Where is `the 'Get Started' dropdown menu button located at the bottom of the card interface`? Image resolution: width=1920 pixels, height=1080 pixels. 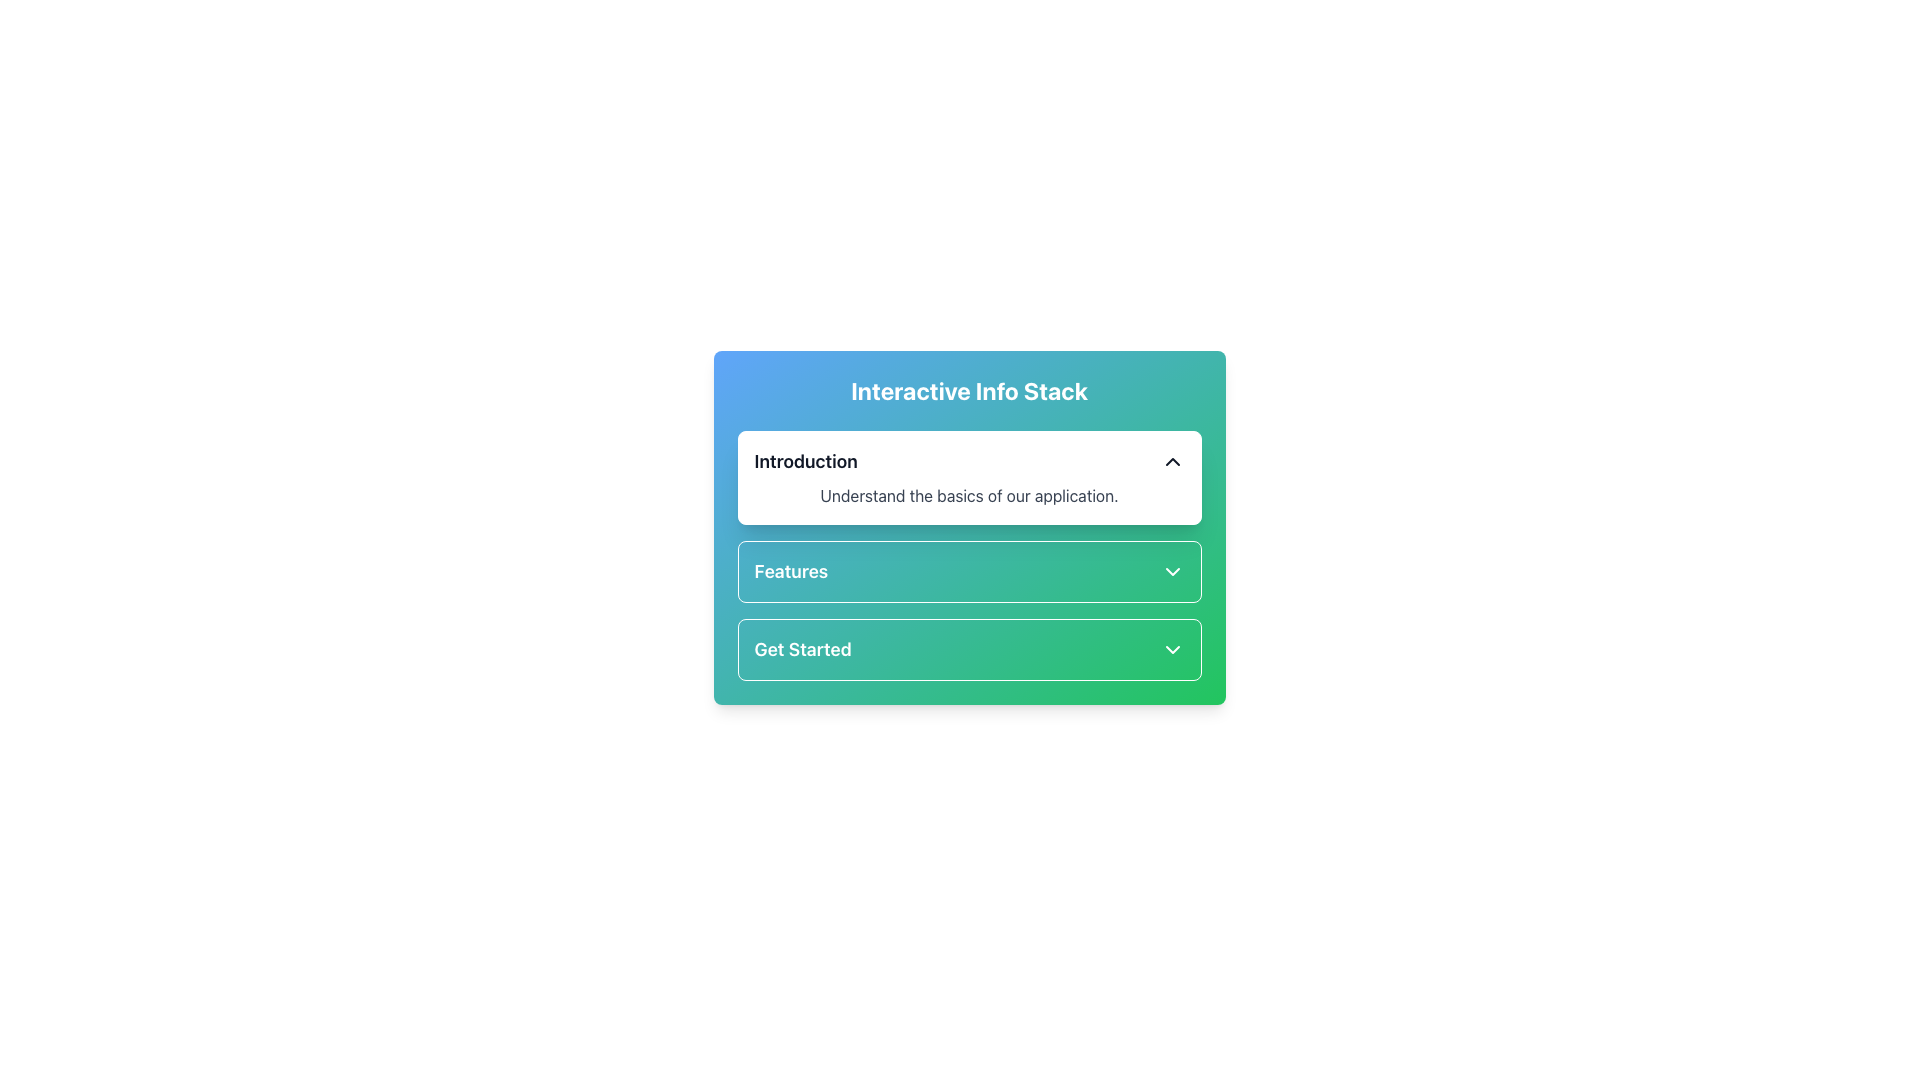 the 'Get Started' dropdown menu button located at the bottom of the card interface is located at coordinates (969, 650).